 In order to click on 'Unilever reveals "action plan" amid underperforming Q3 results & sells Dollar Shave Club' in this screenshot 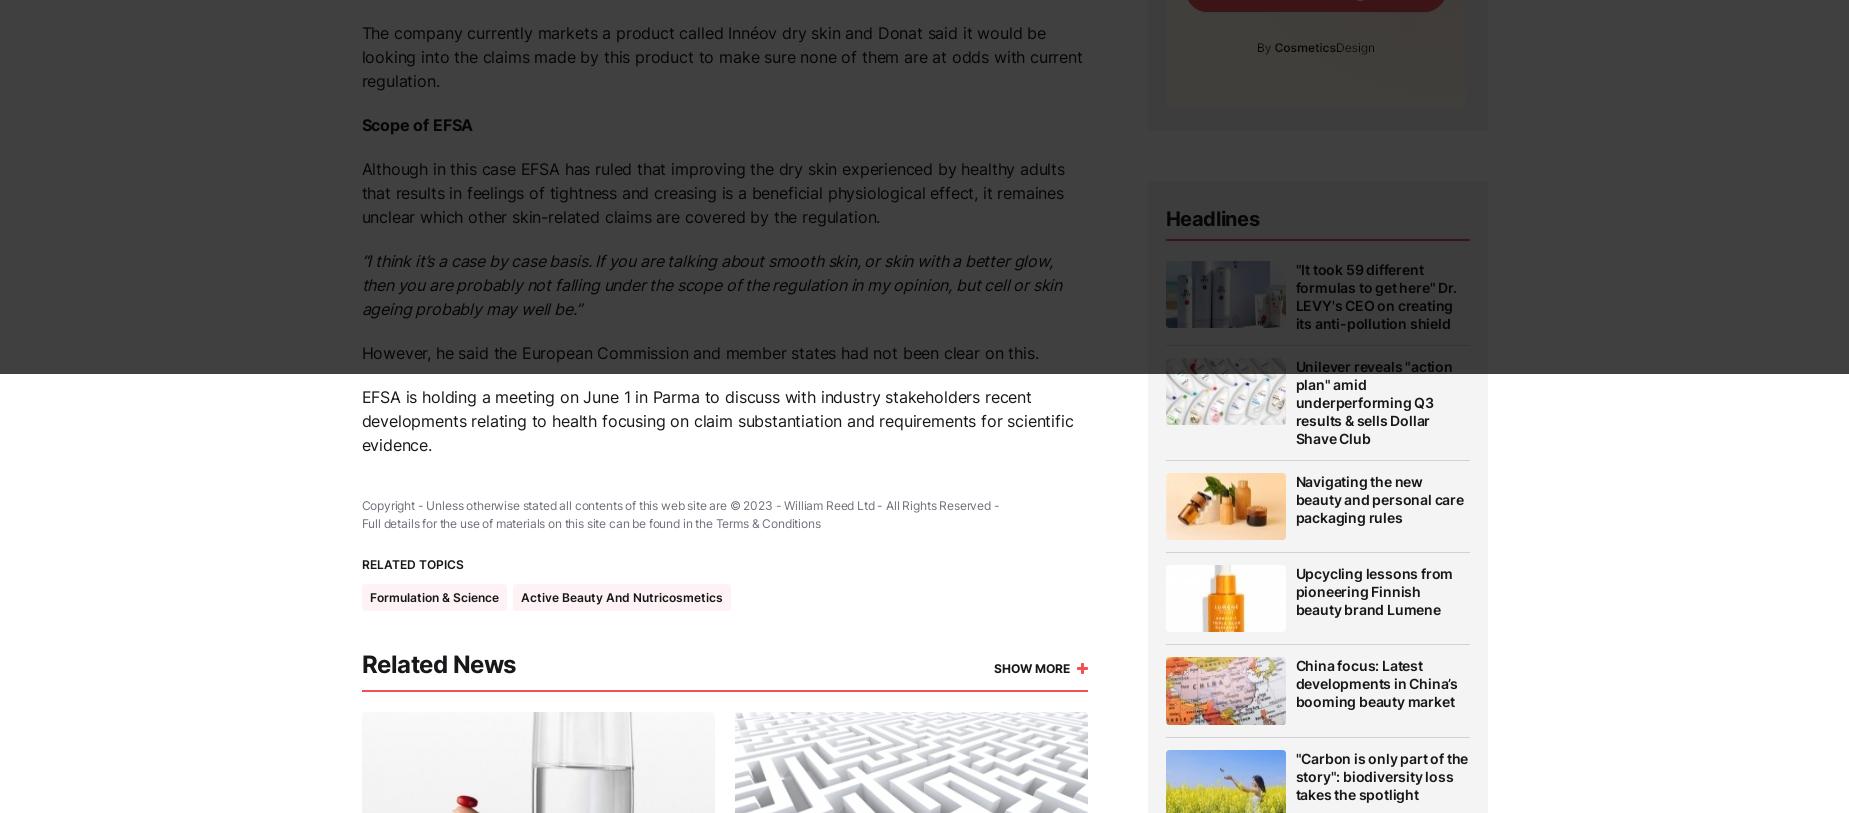, I will do `click(1373, 401)`.